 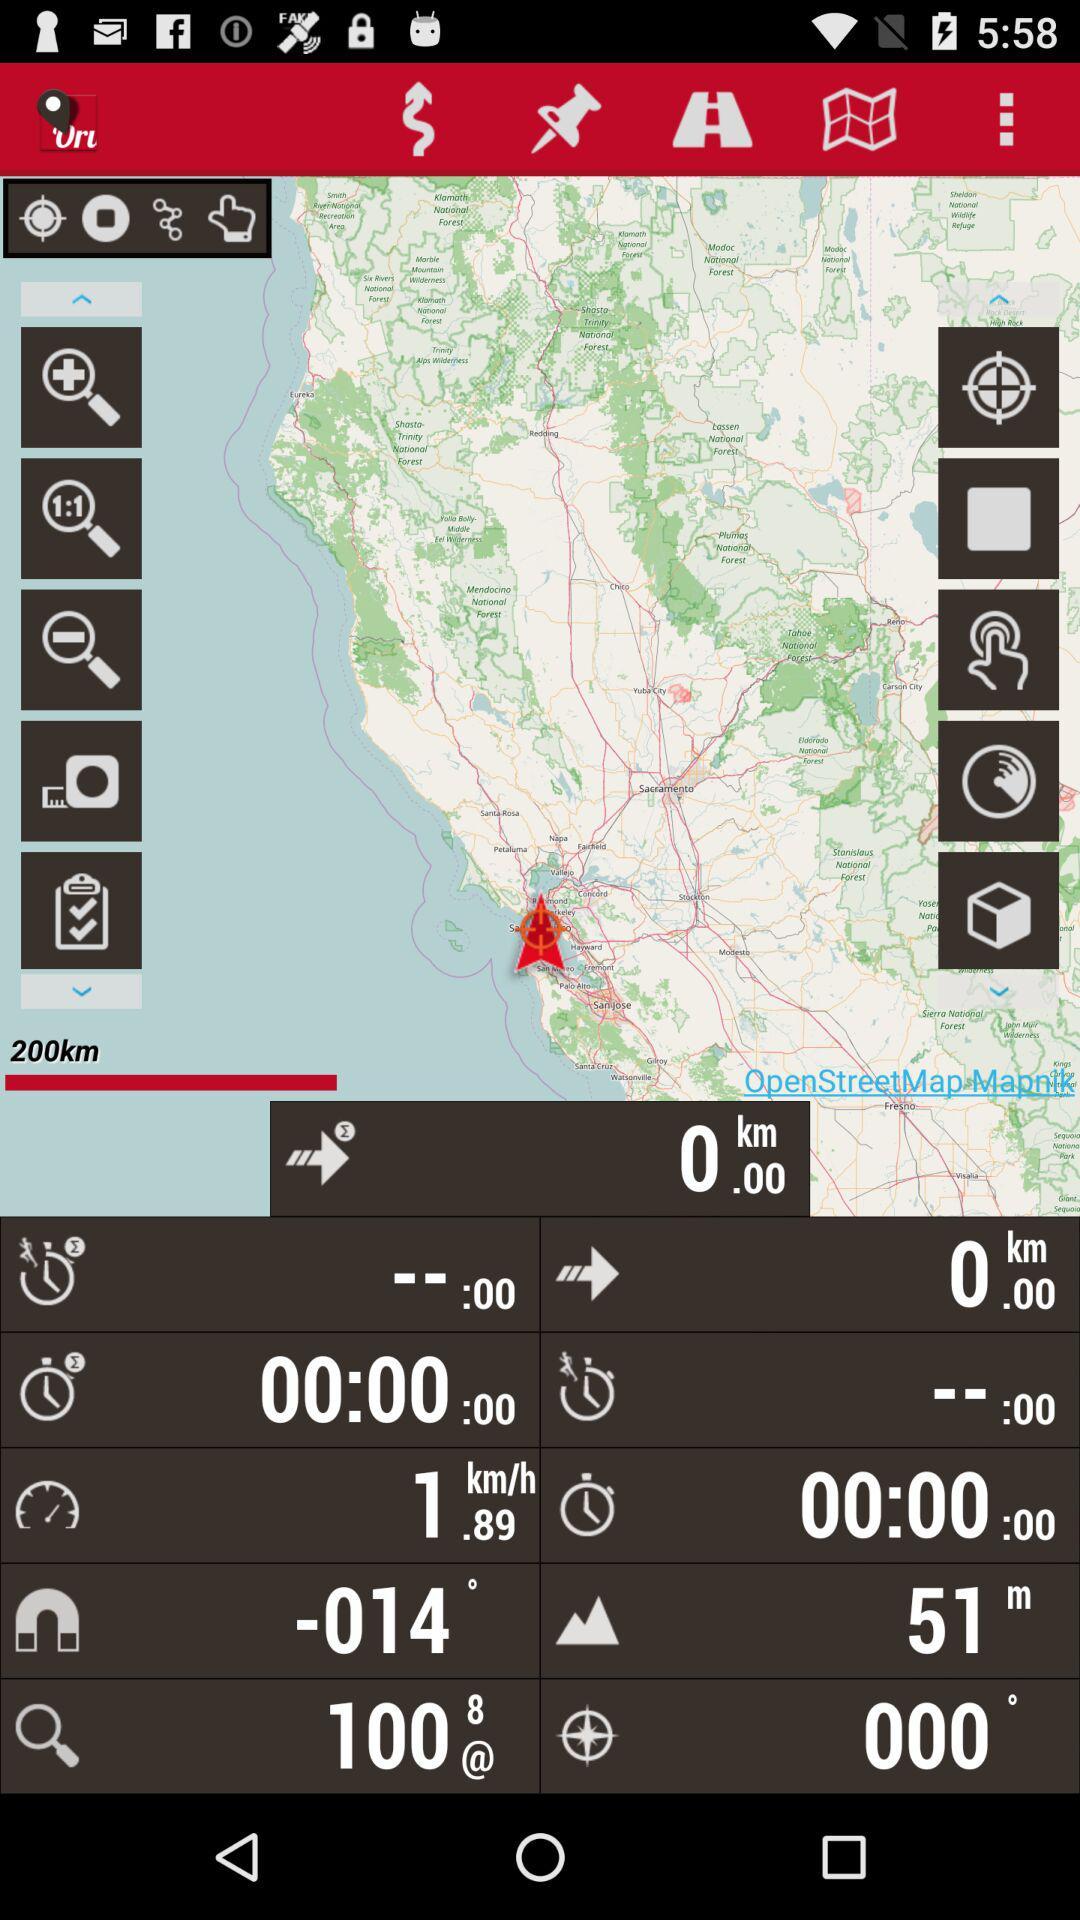 What do you see at coordinates (998, 413) in the screenshot?
I see `the location_crosshair icon` at bounding box center [998, 413].